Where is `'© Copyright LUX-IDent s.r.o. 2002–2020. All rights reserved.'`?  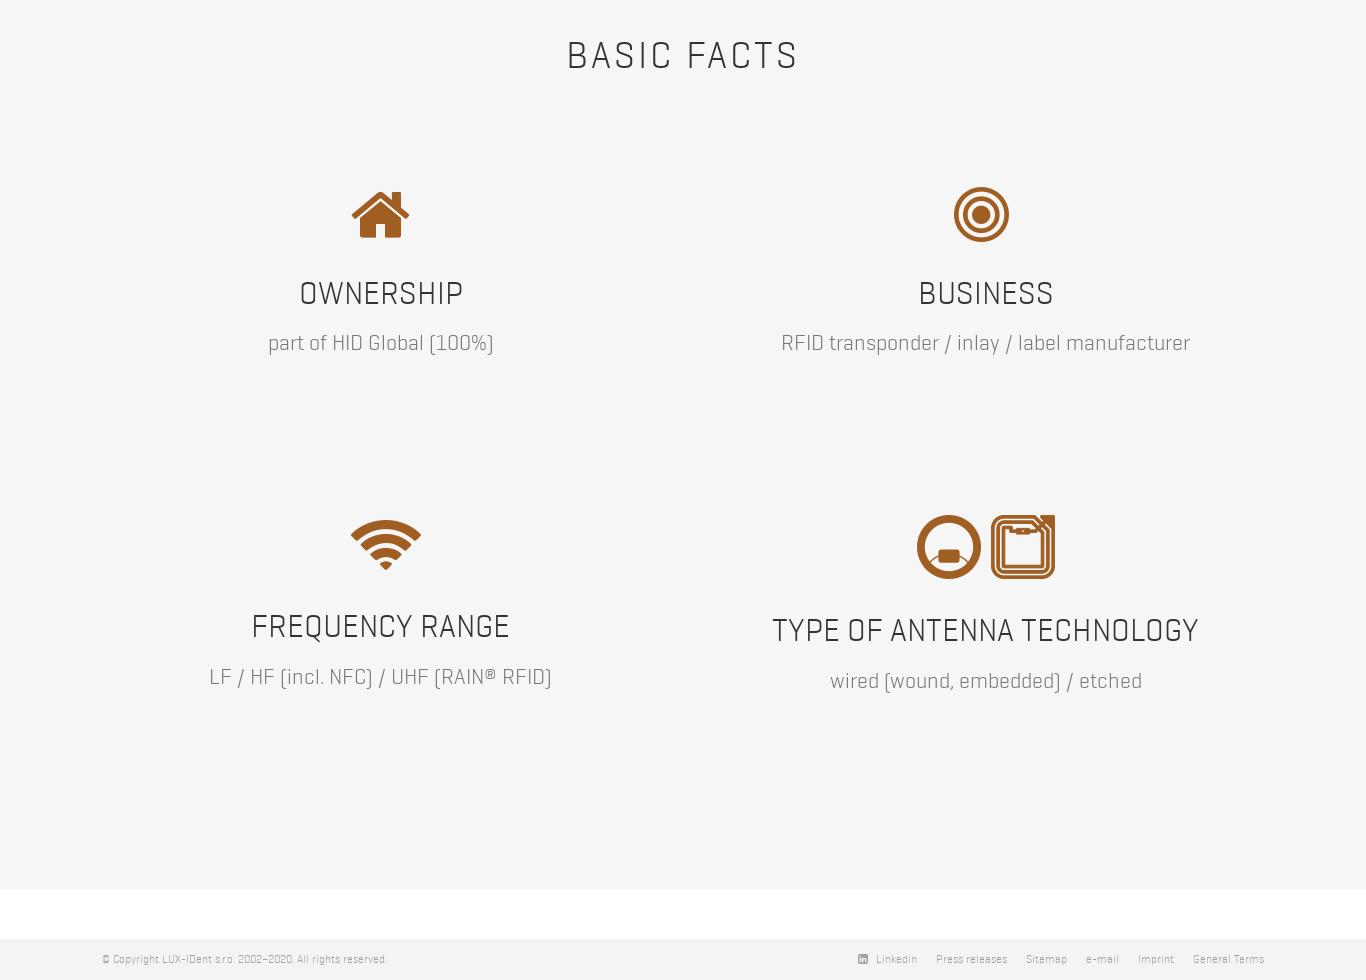 '© Copyright LUX-IDent s.r.o. 2002–2020. All rights reserved.' is located at coordinates (244, 959).